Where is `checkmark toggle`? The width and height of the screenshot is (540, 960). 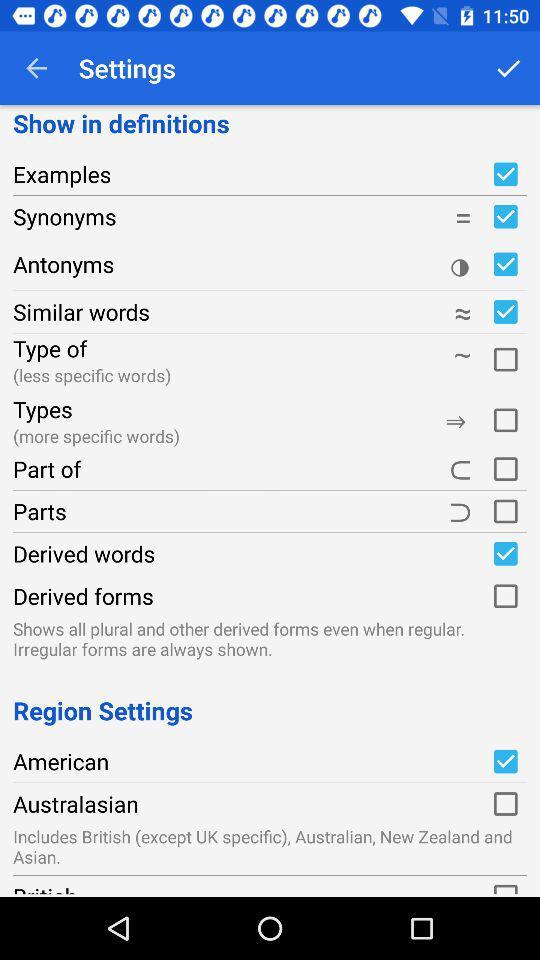
checkmark toggle is located at coordinates (504, 760).